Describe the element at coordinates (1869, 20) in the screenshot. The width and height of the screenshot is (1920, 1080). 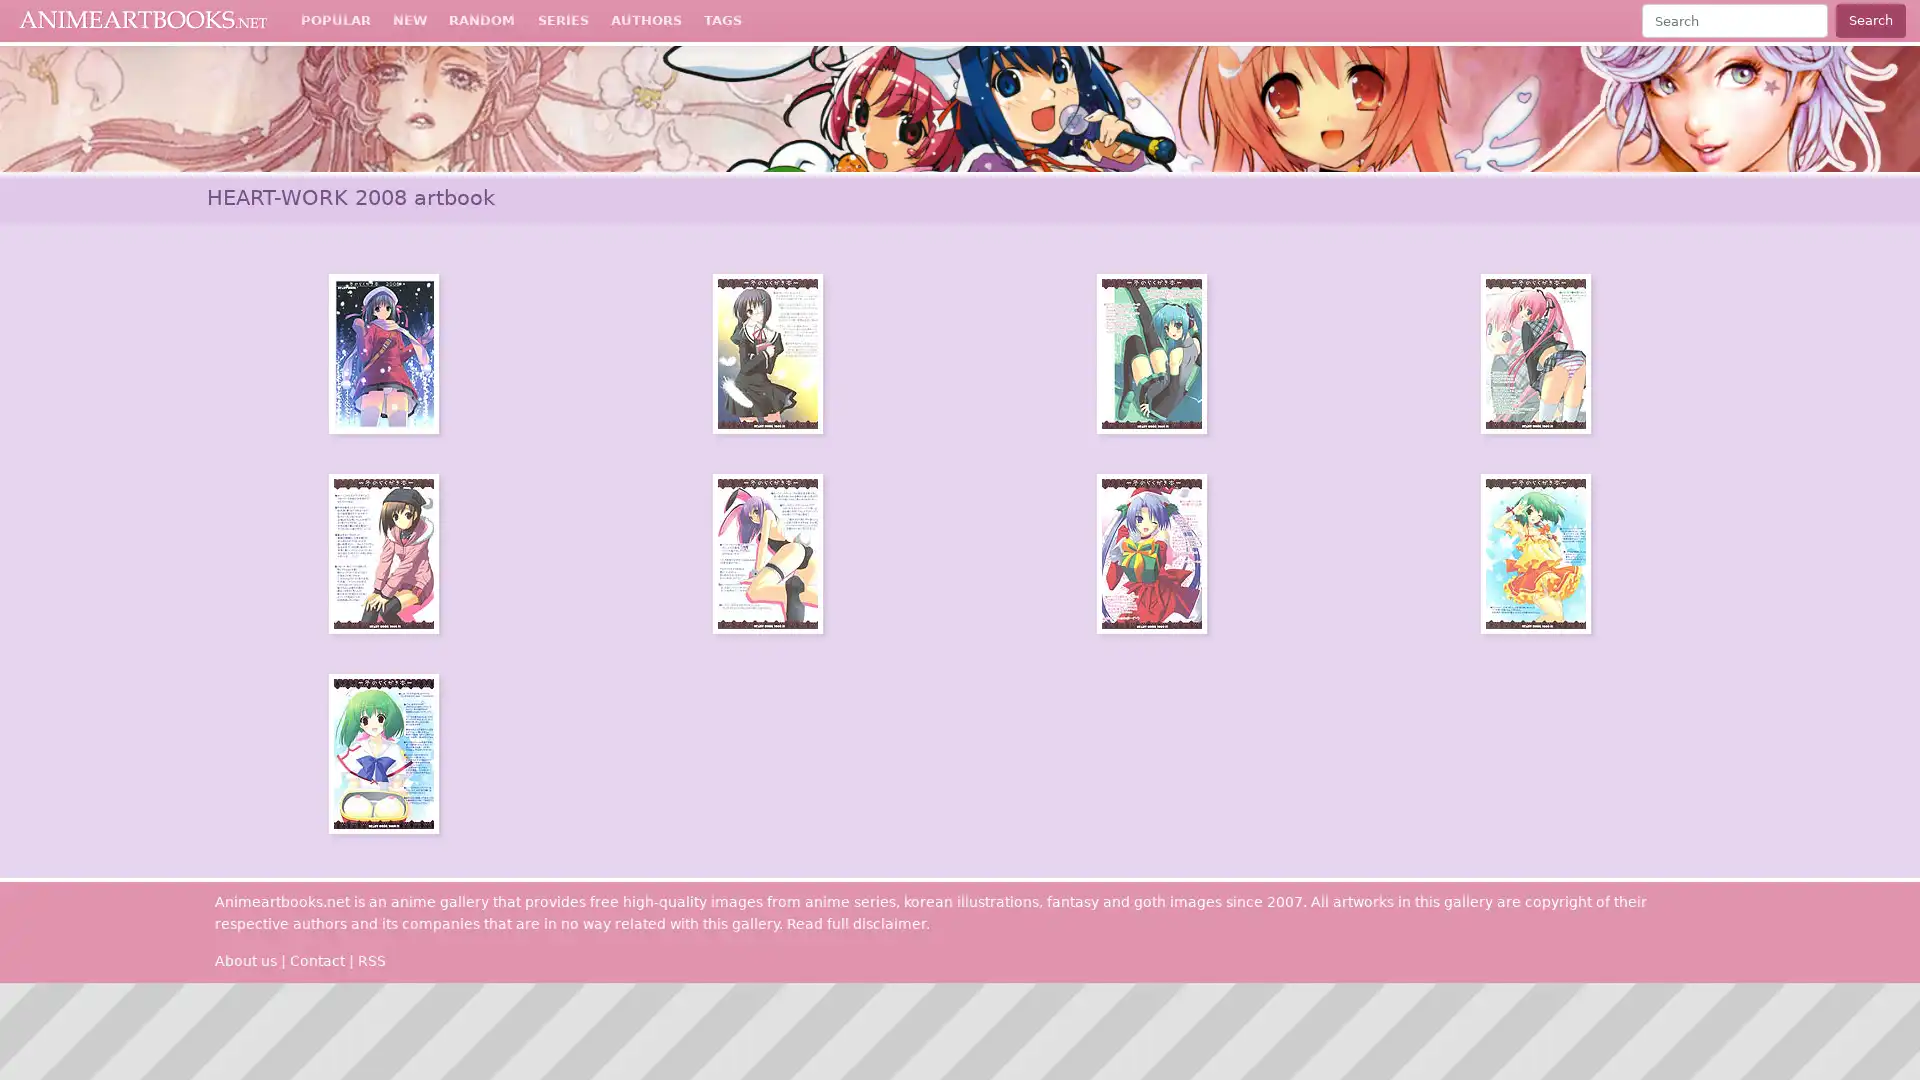
I see `Search` at that location.